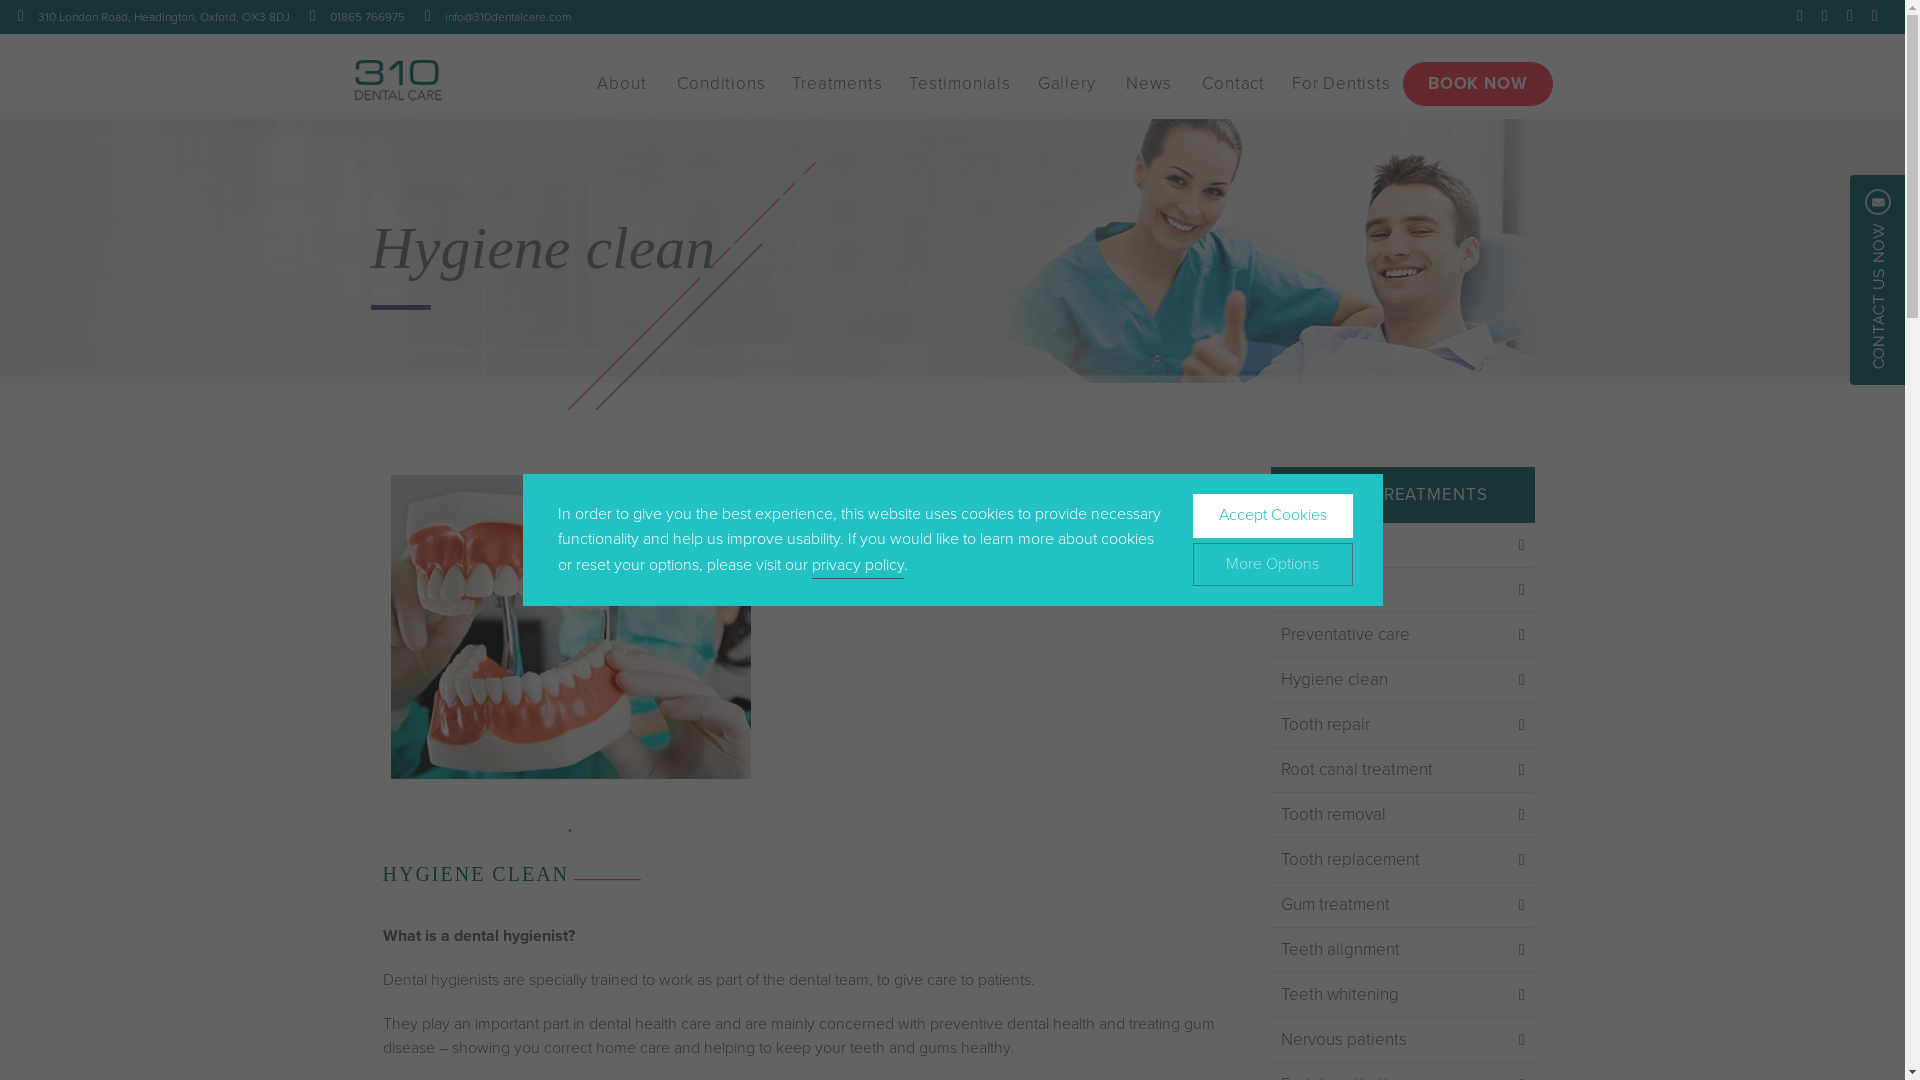 This screenshot has width=1920, height=1080. What do you see at coordinates (1400, 725) in the screenshot?
I see `'Tooth repair'` at bounding box center [1400, 725].